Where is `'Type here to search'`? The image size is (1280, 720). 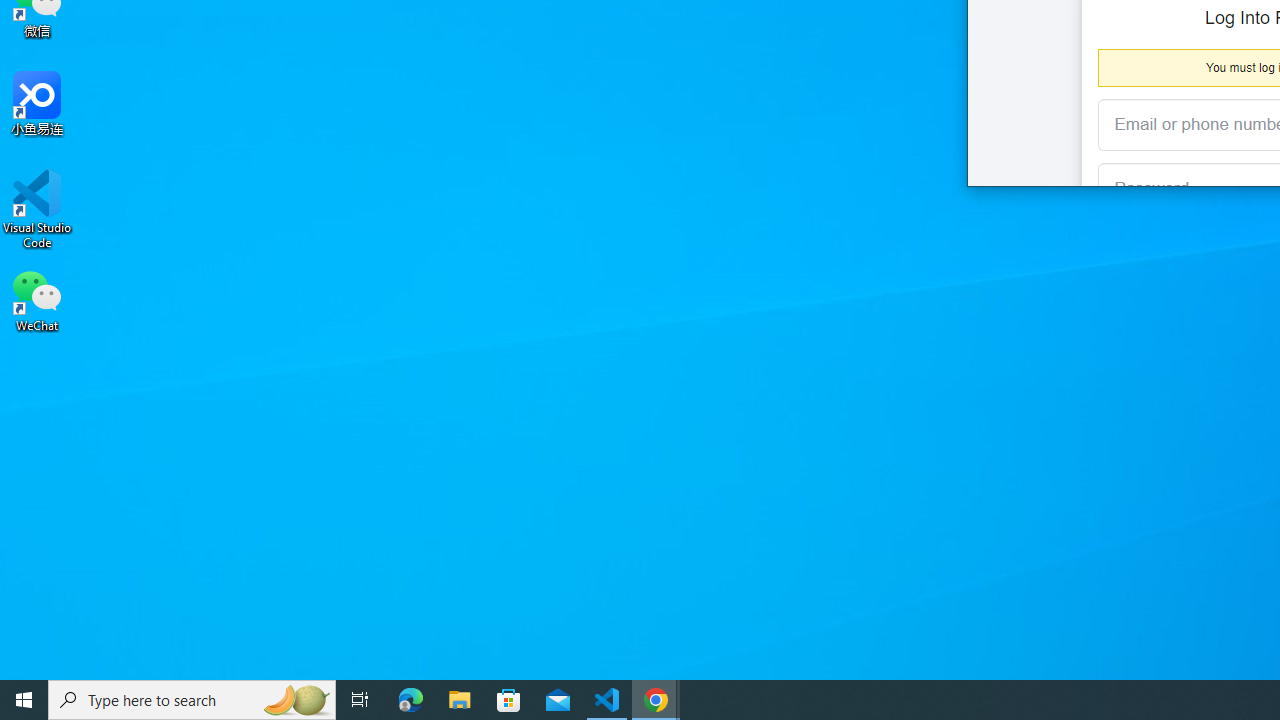
'Type here to search' is located at coordinates (192, 698).